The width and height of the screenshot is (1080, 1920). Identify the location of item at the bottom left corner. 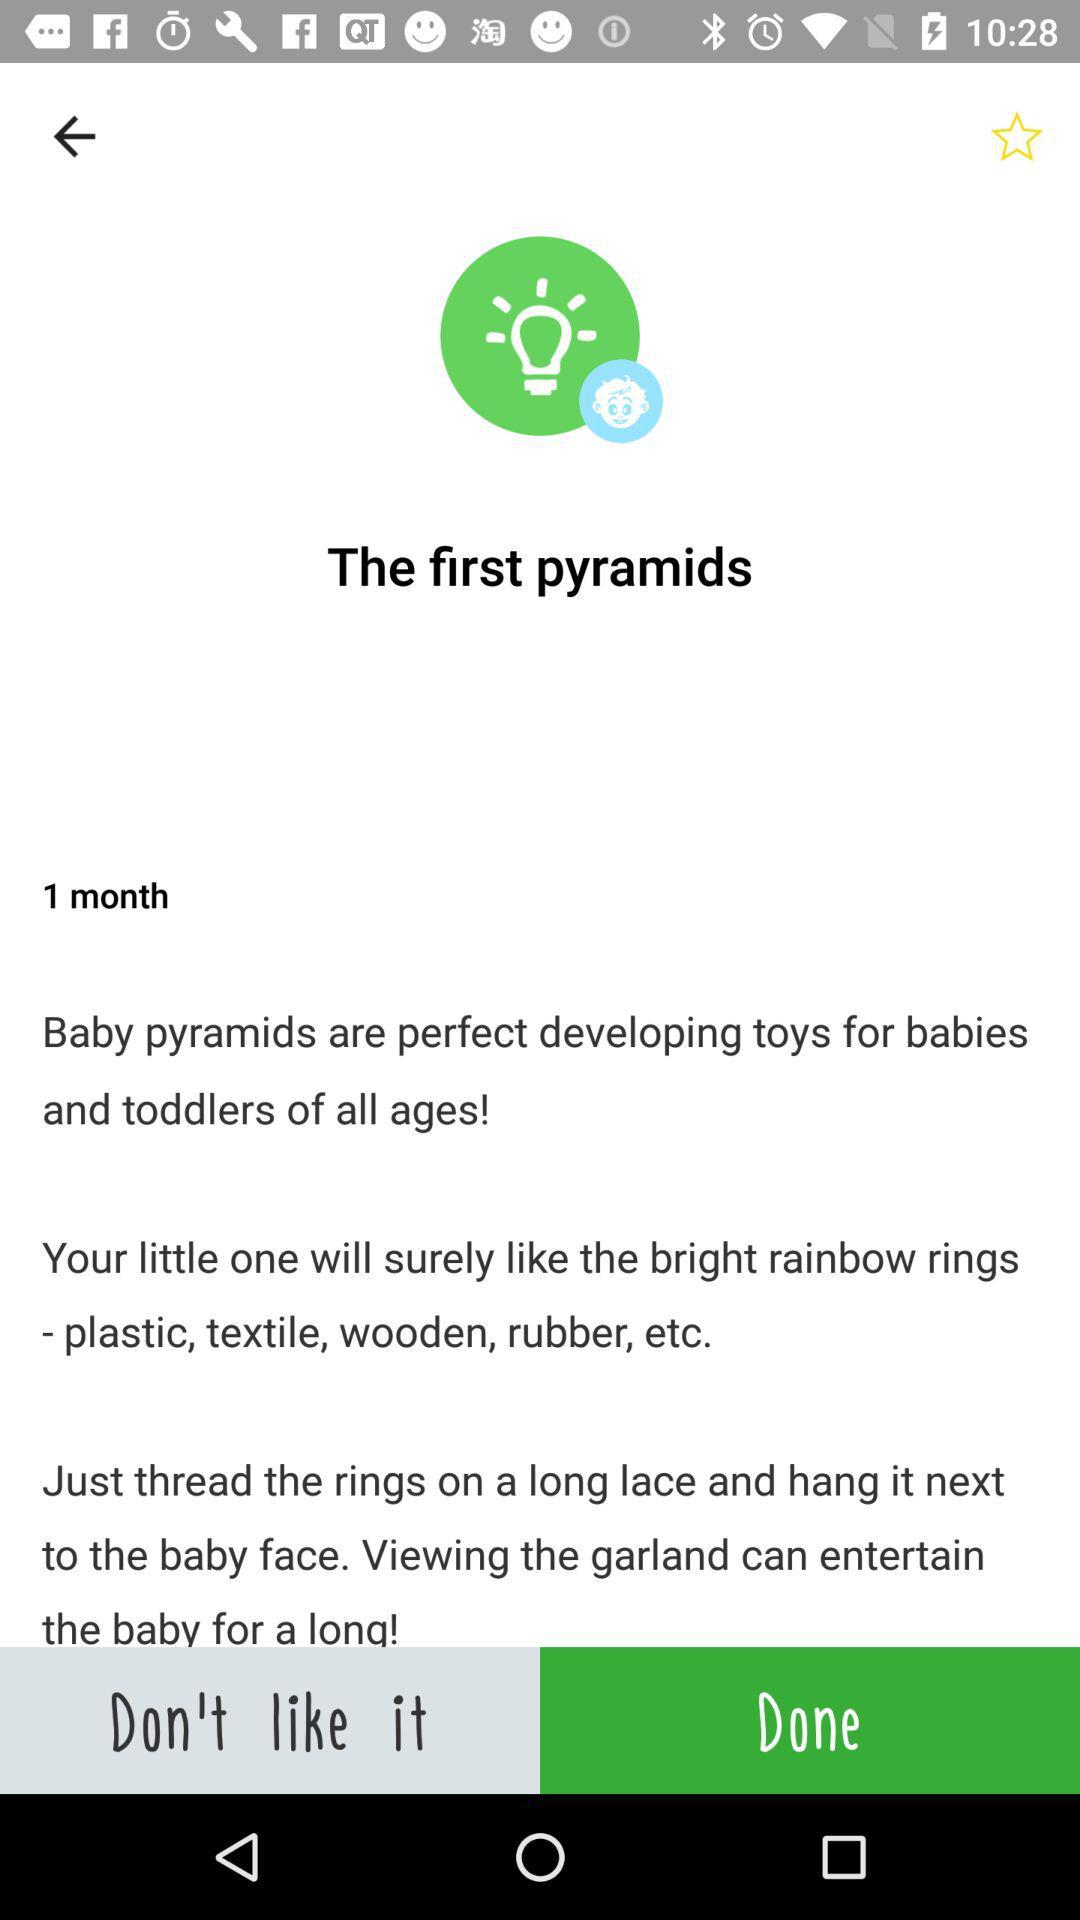
(270, 1719).